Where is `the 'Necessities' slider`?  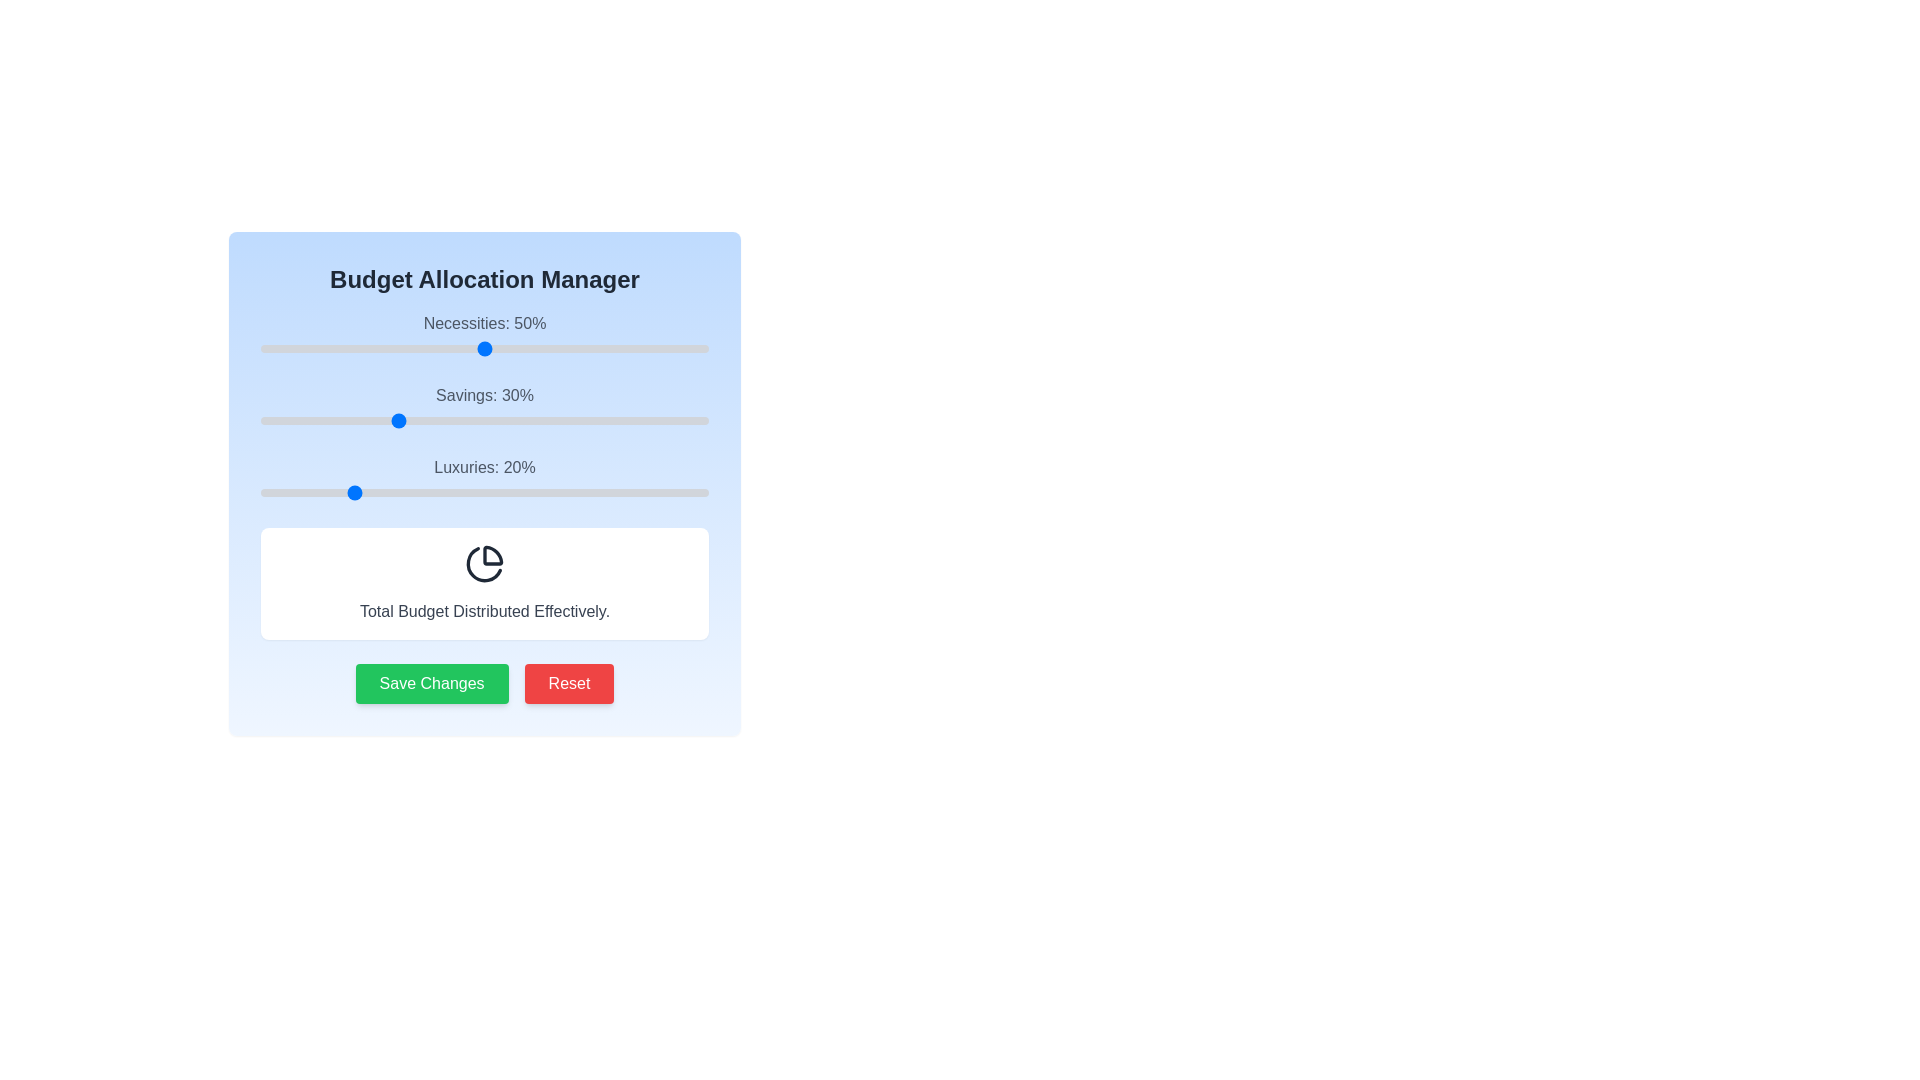 the 'Necessities' slider is located at coordinates (682, 347).